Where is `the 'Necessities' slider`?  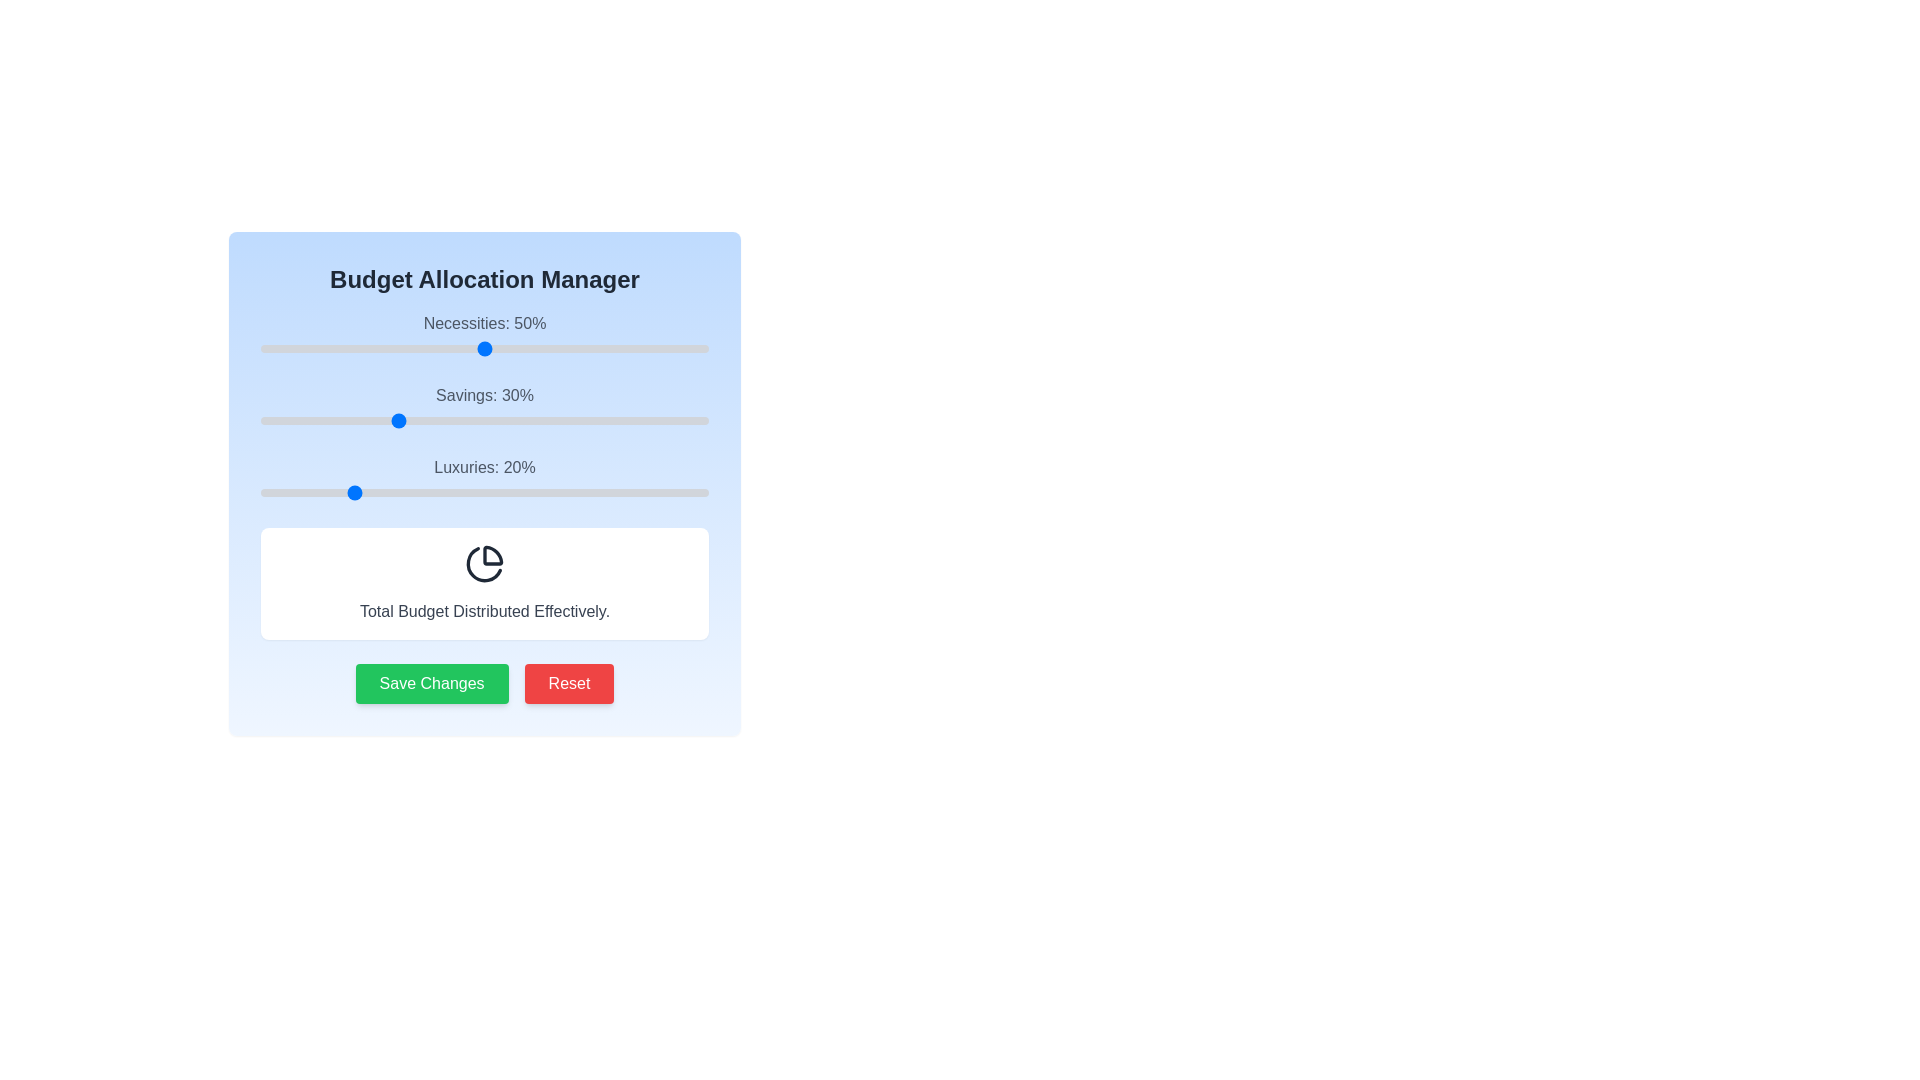 the 'Necessities' slider is located at coordinates (682, 347).